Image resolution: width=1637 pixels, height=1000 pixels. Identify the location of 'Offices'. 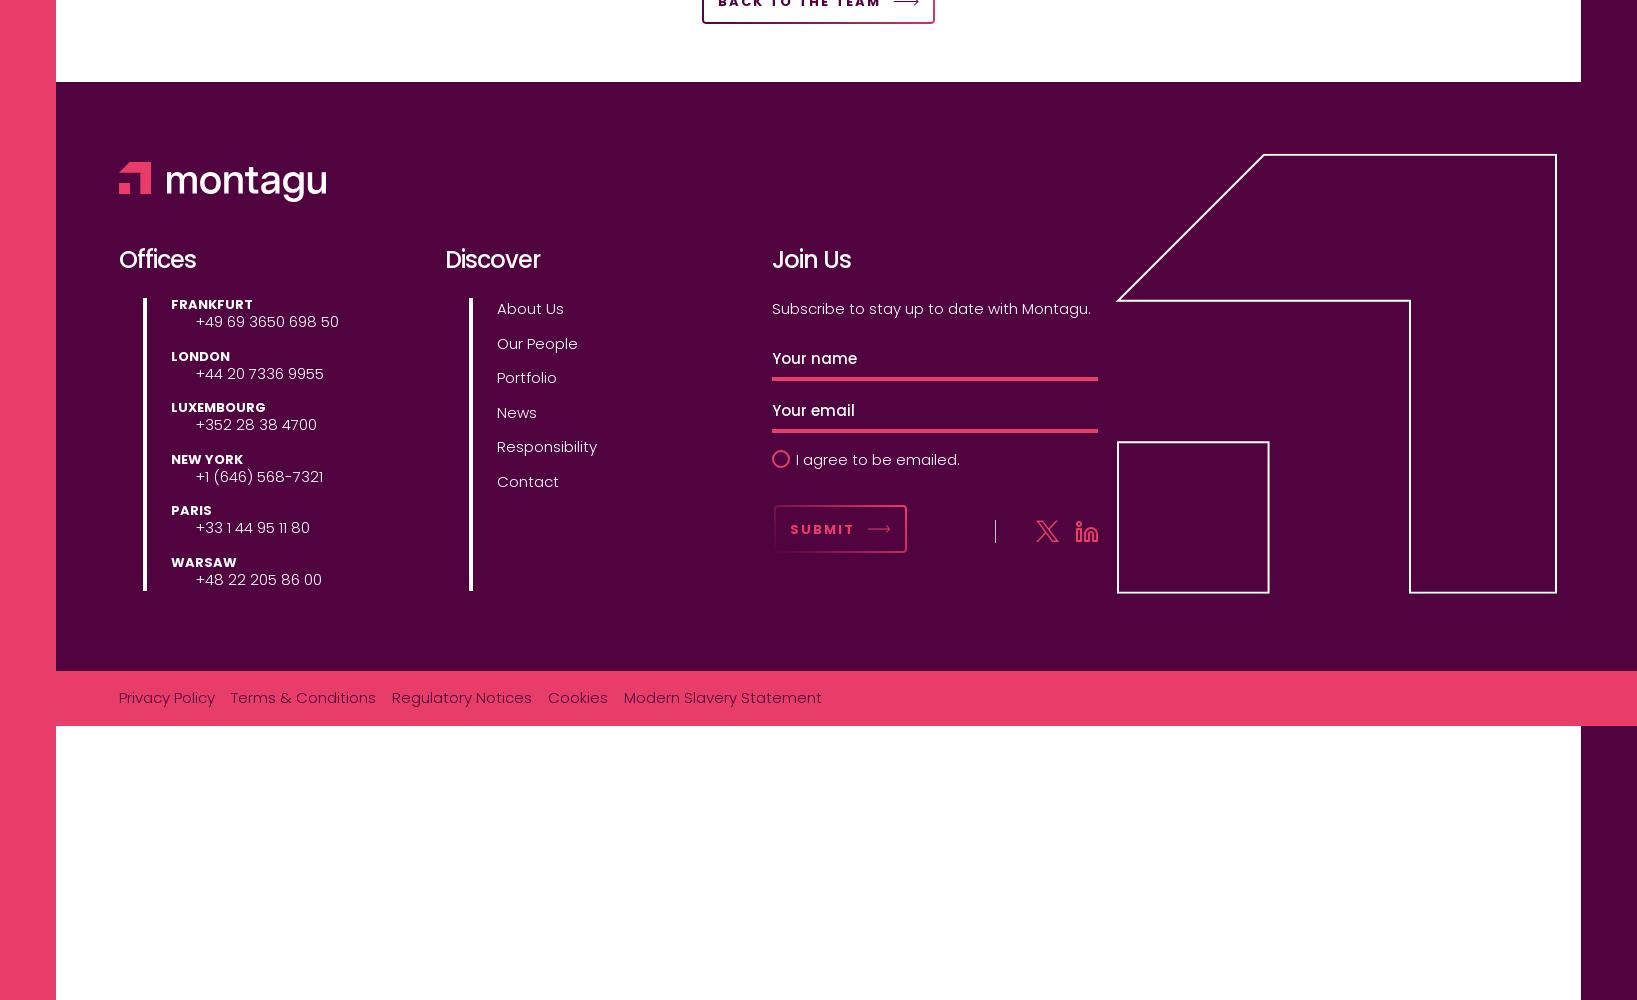
(155, 259).